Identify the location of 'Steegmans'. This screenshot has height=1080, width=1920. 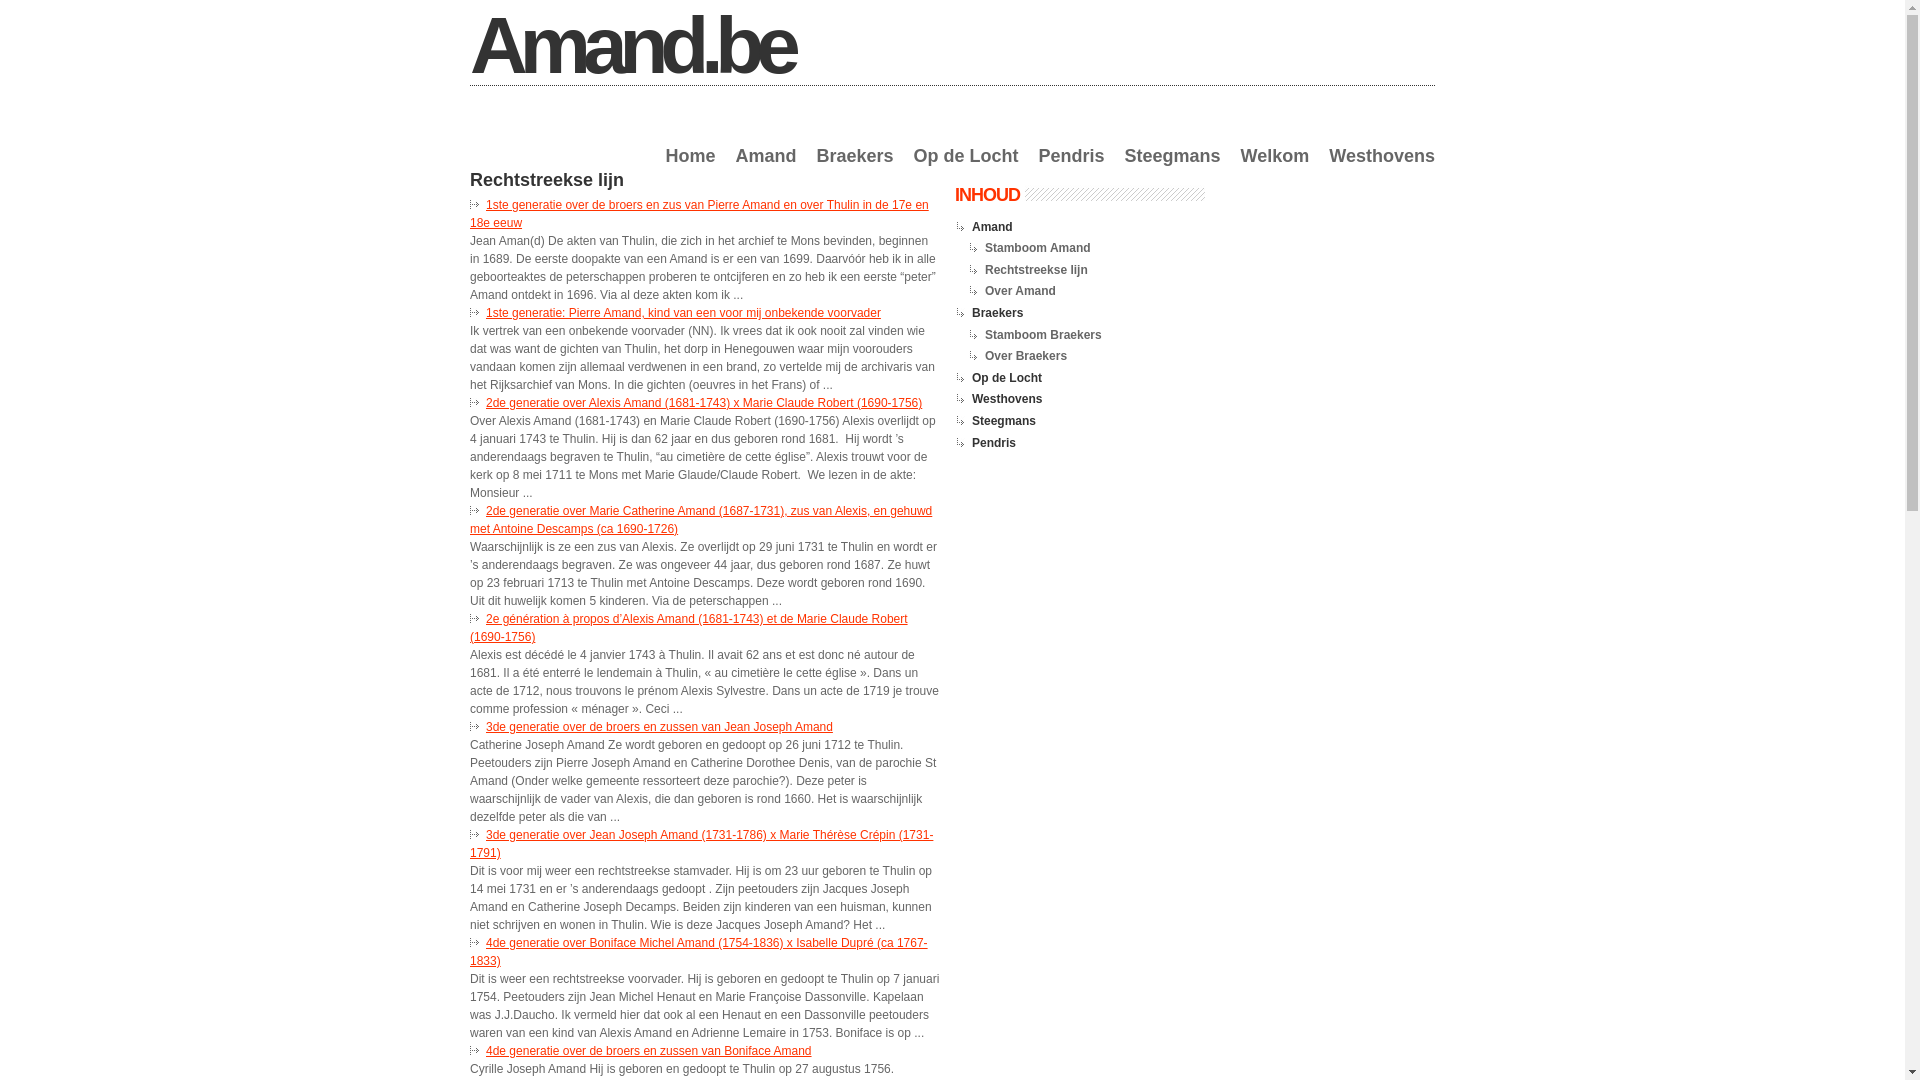
(1172, 166).